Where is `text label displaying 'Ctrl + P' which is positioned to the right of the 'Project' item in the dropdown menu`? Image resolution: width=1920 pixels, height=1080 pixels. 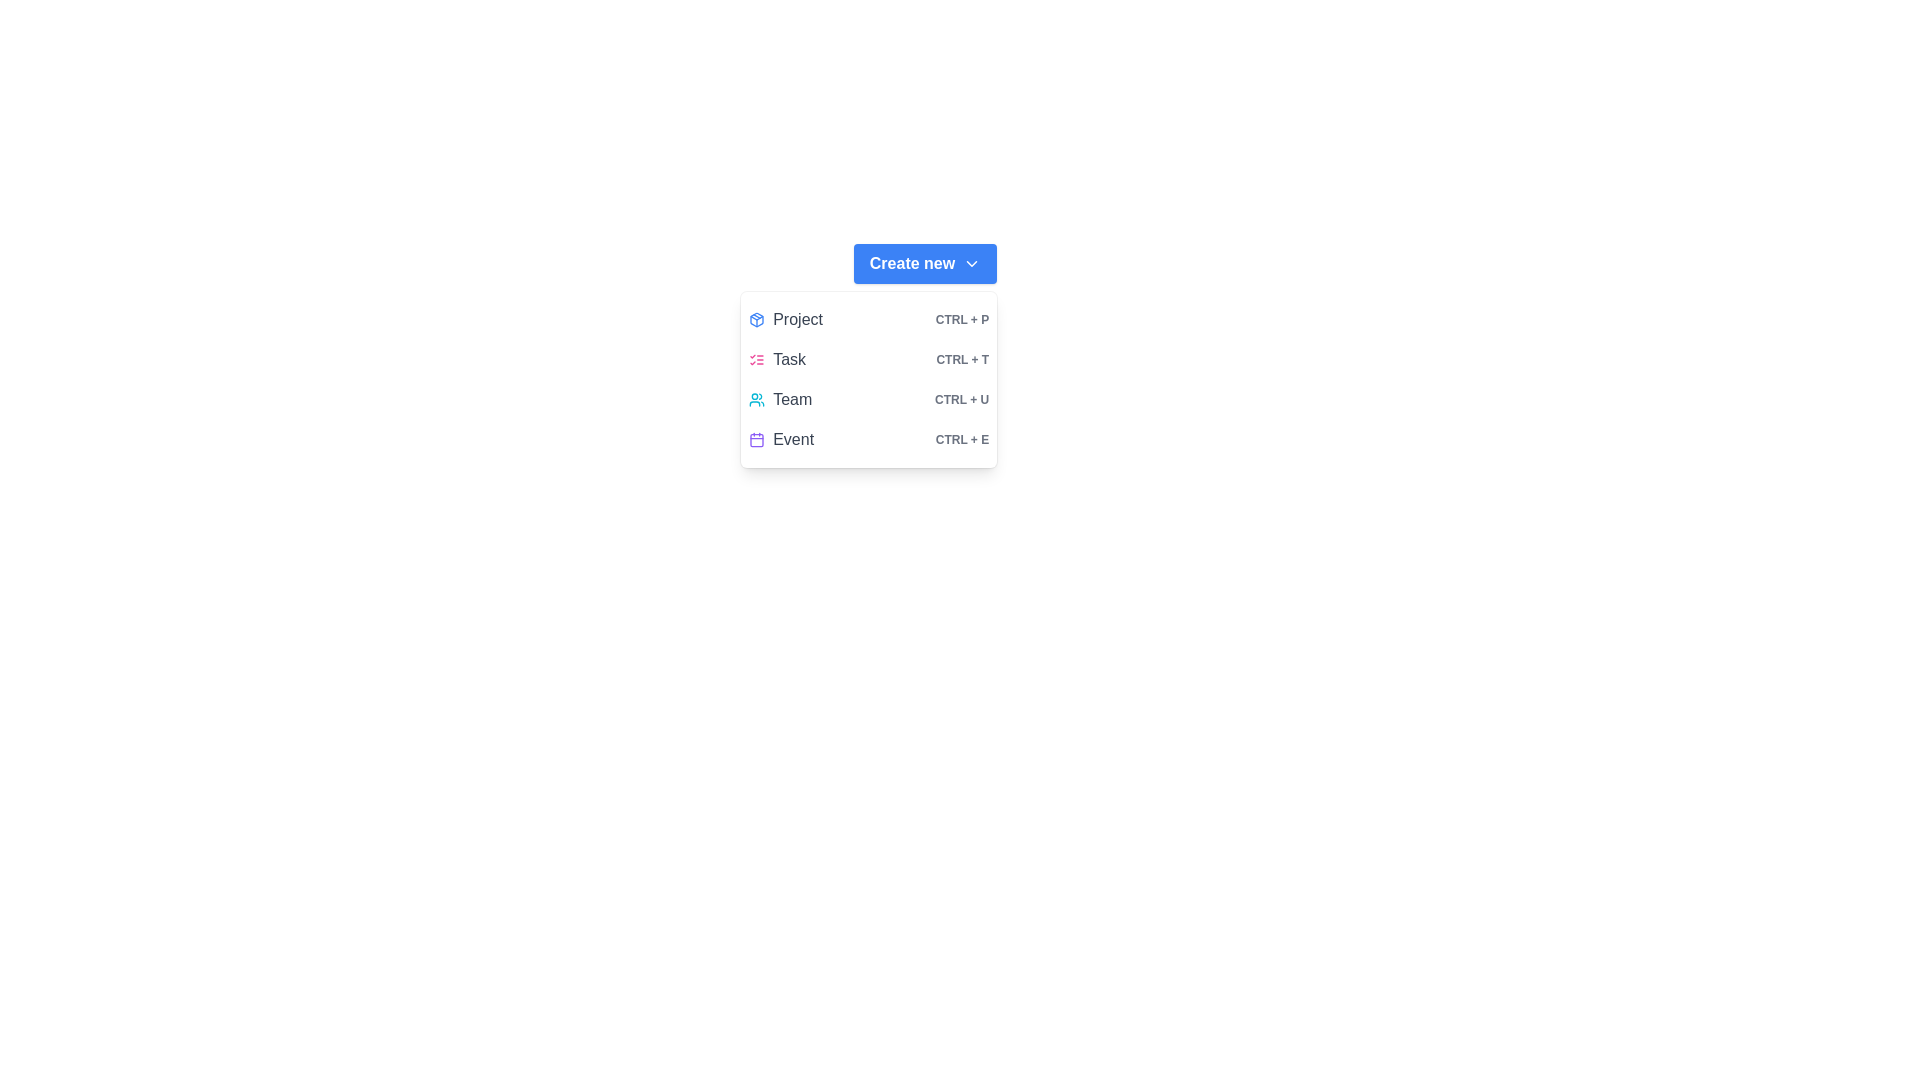
text label displaying 'Ctrl + P' which is positioned to the right of the 'Project' item in the dropdown menu is located at coordinates (962, 319).